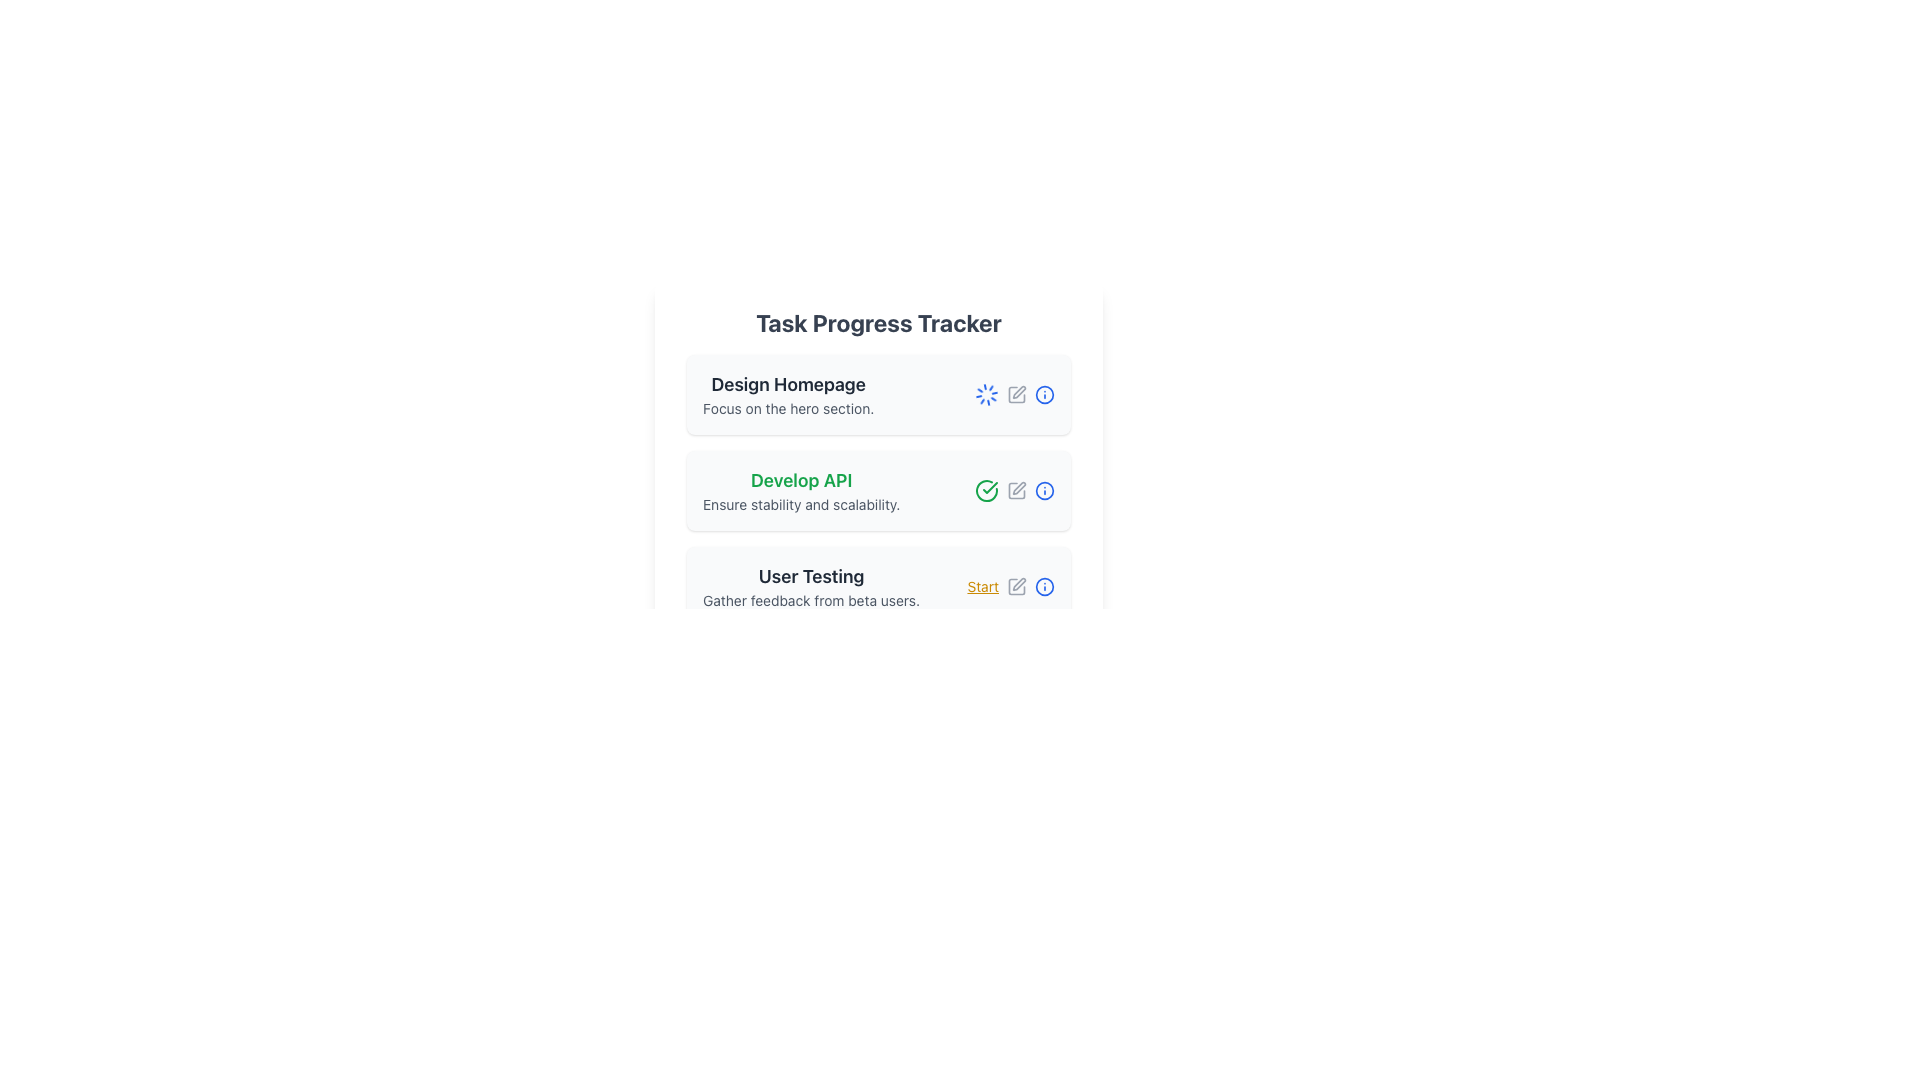  Describe the element at coordinates (801, 481) in the screenshot. I see `the title text element that serves as the primary identifier for the task card, which is positioned above the text 'Ensure stability and scalability.' in the second task card under 'Task Progress Tracker.'` at that location.